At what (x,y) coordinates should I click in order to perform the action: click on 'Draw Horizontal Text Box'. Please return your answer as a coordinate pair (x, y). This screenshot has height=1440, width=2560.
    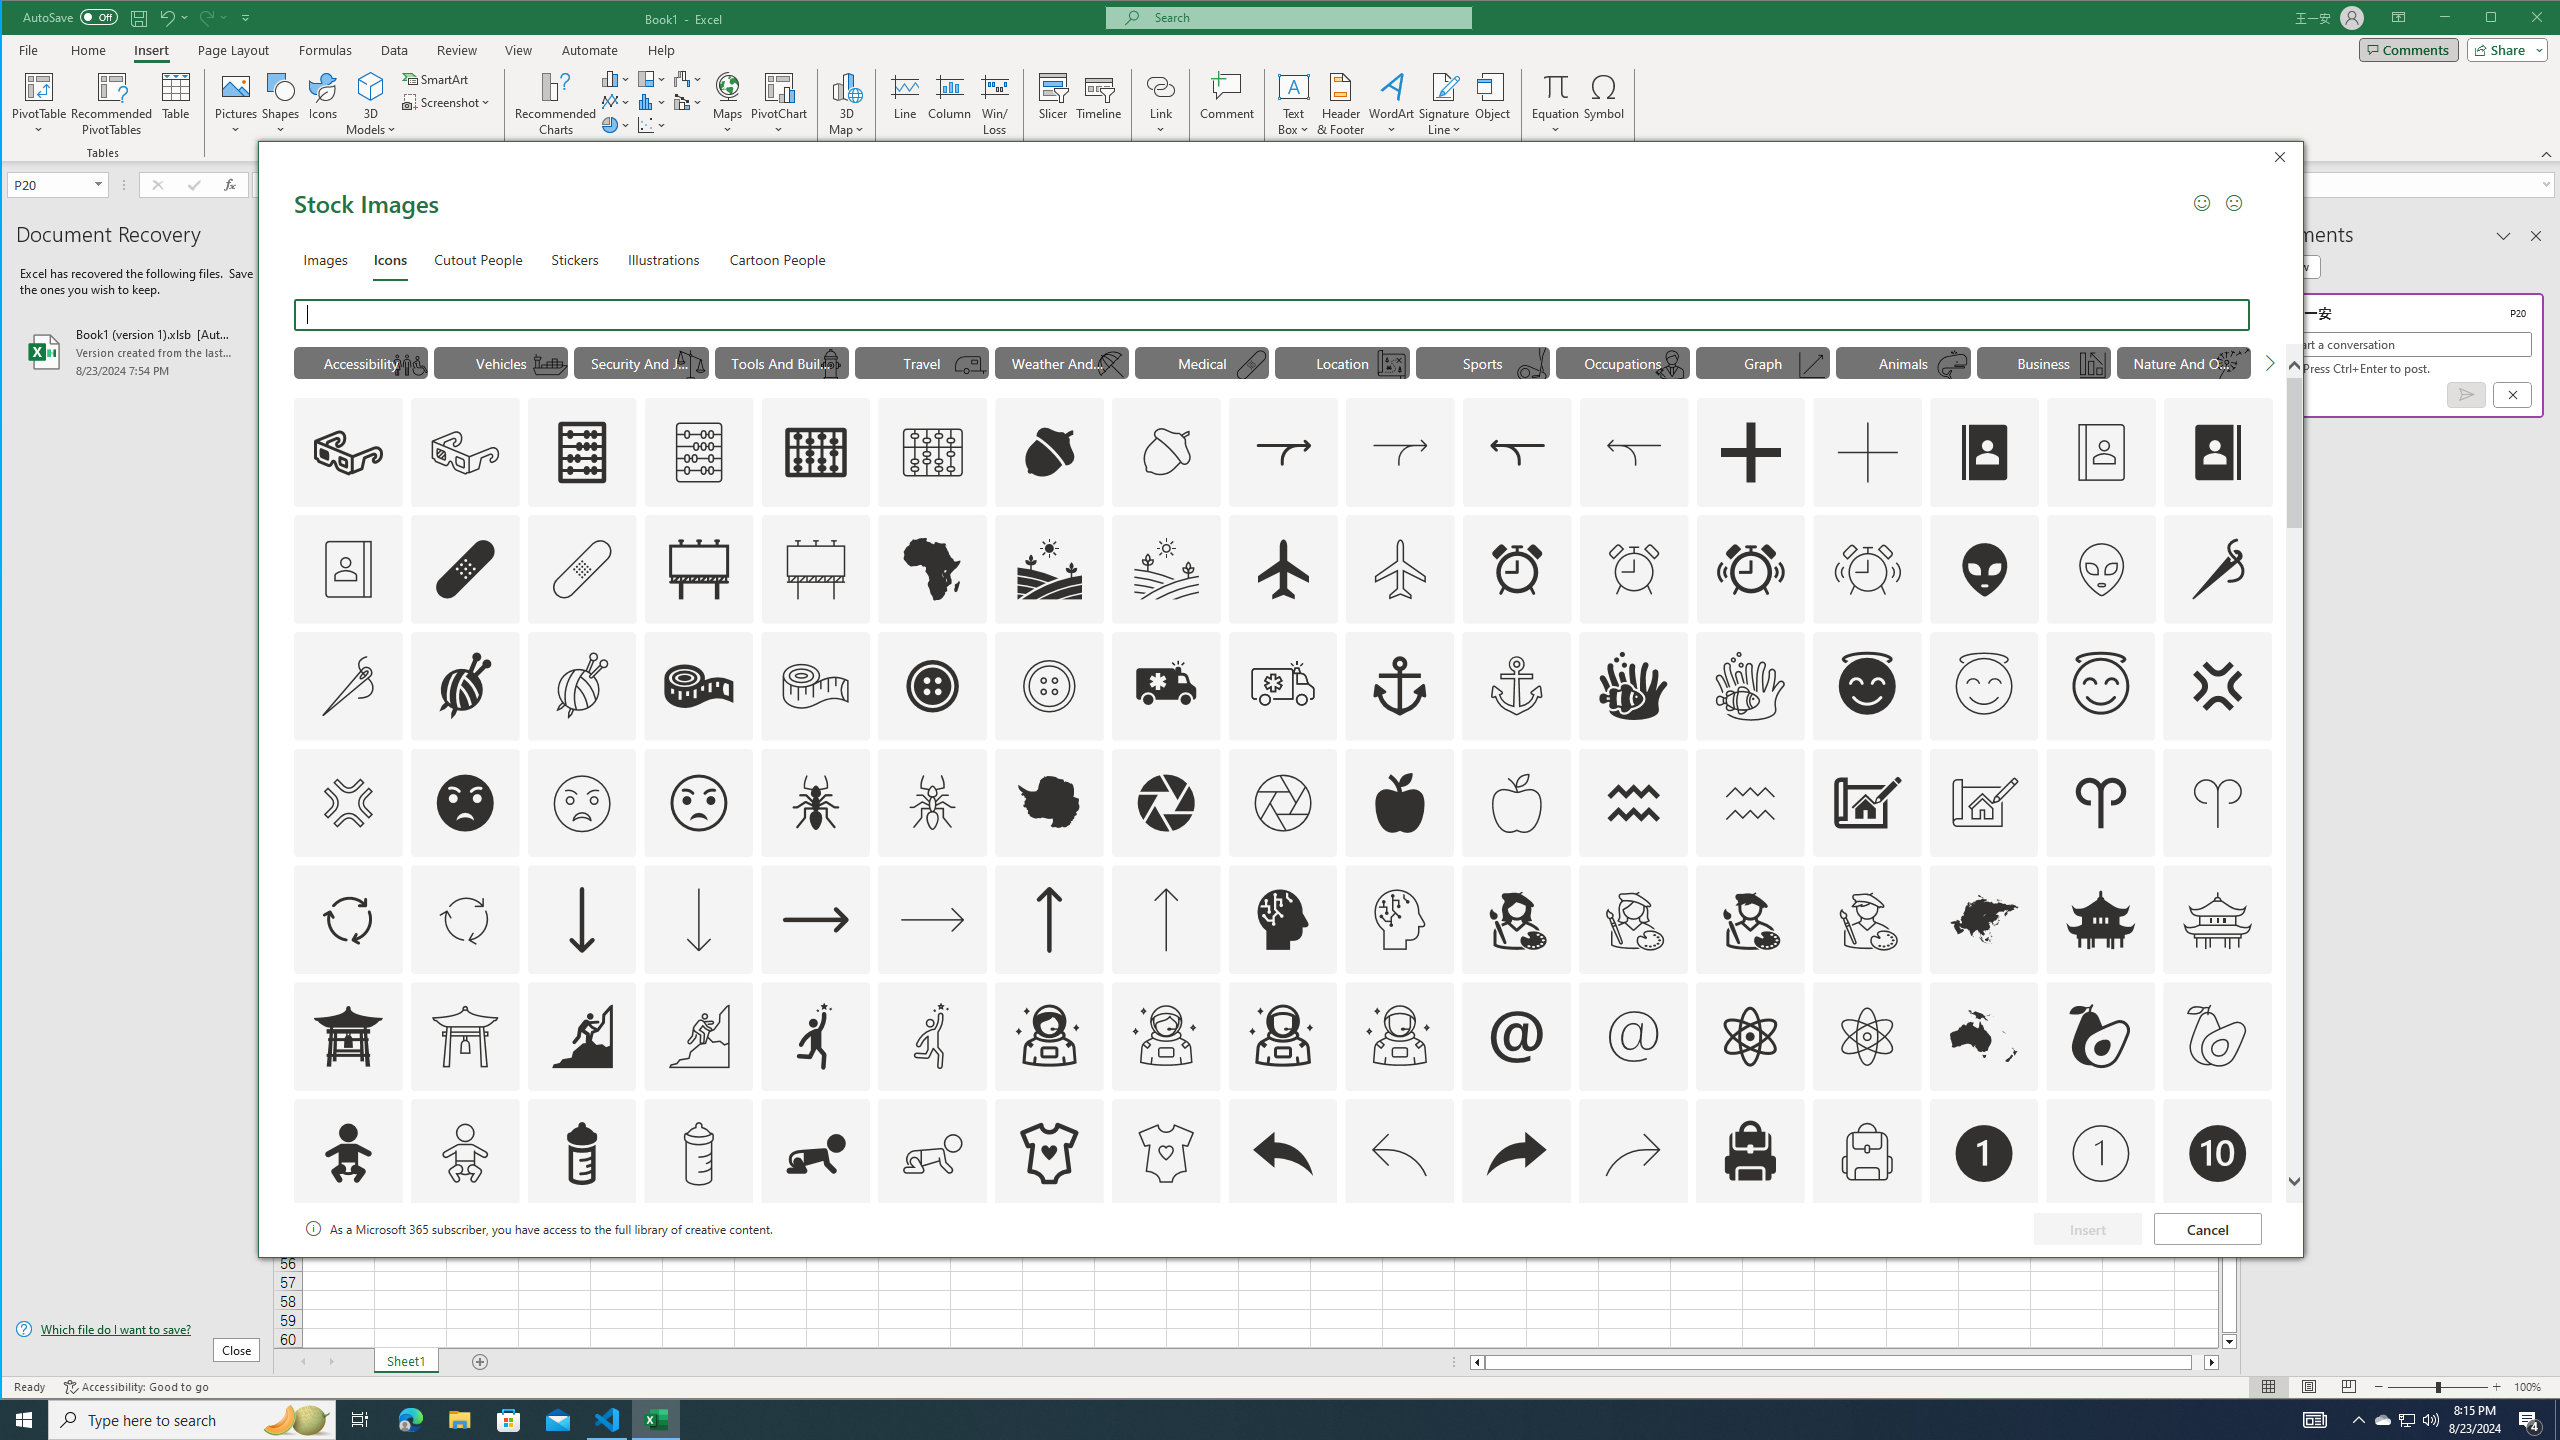
    Looking at the image, I should click on (1293, 85).